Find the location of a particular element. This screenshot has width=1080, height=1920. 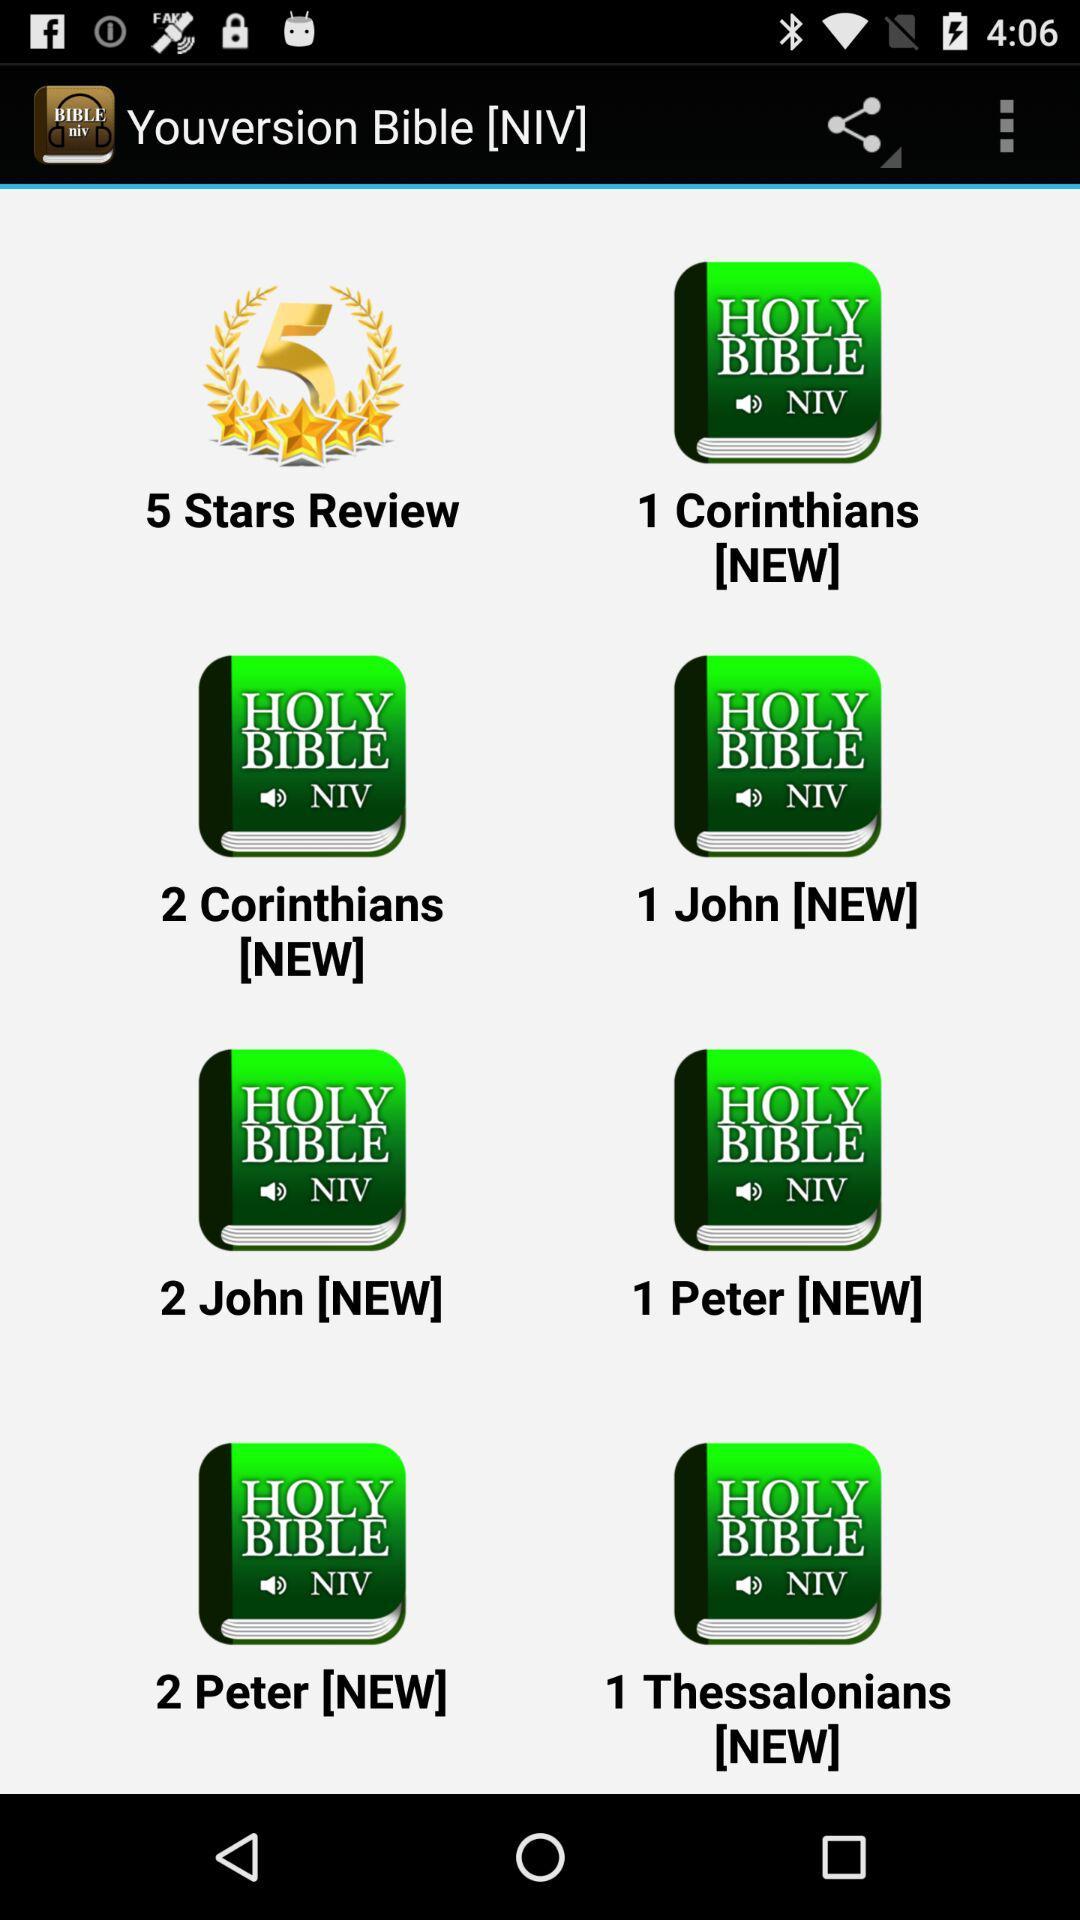

the icon above the 1 corinthians [new] app is located at coordinates (1006, 124).